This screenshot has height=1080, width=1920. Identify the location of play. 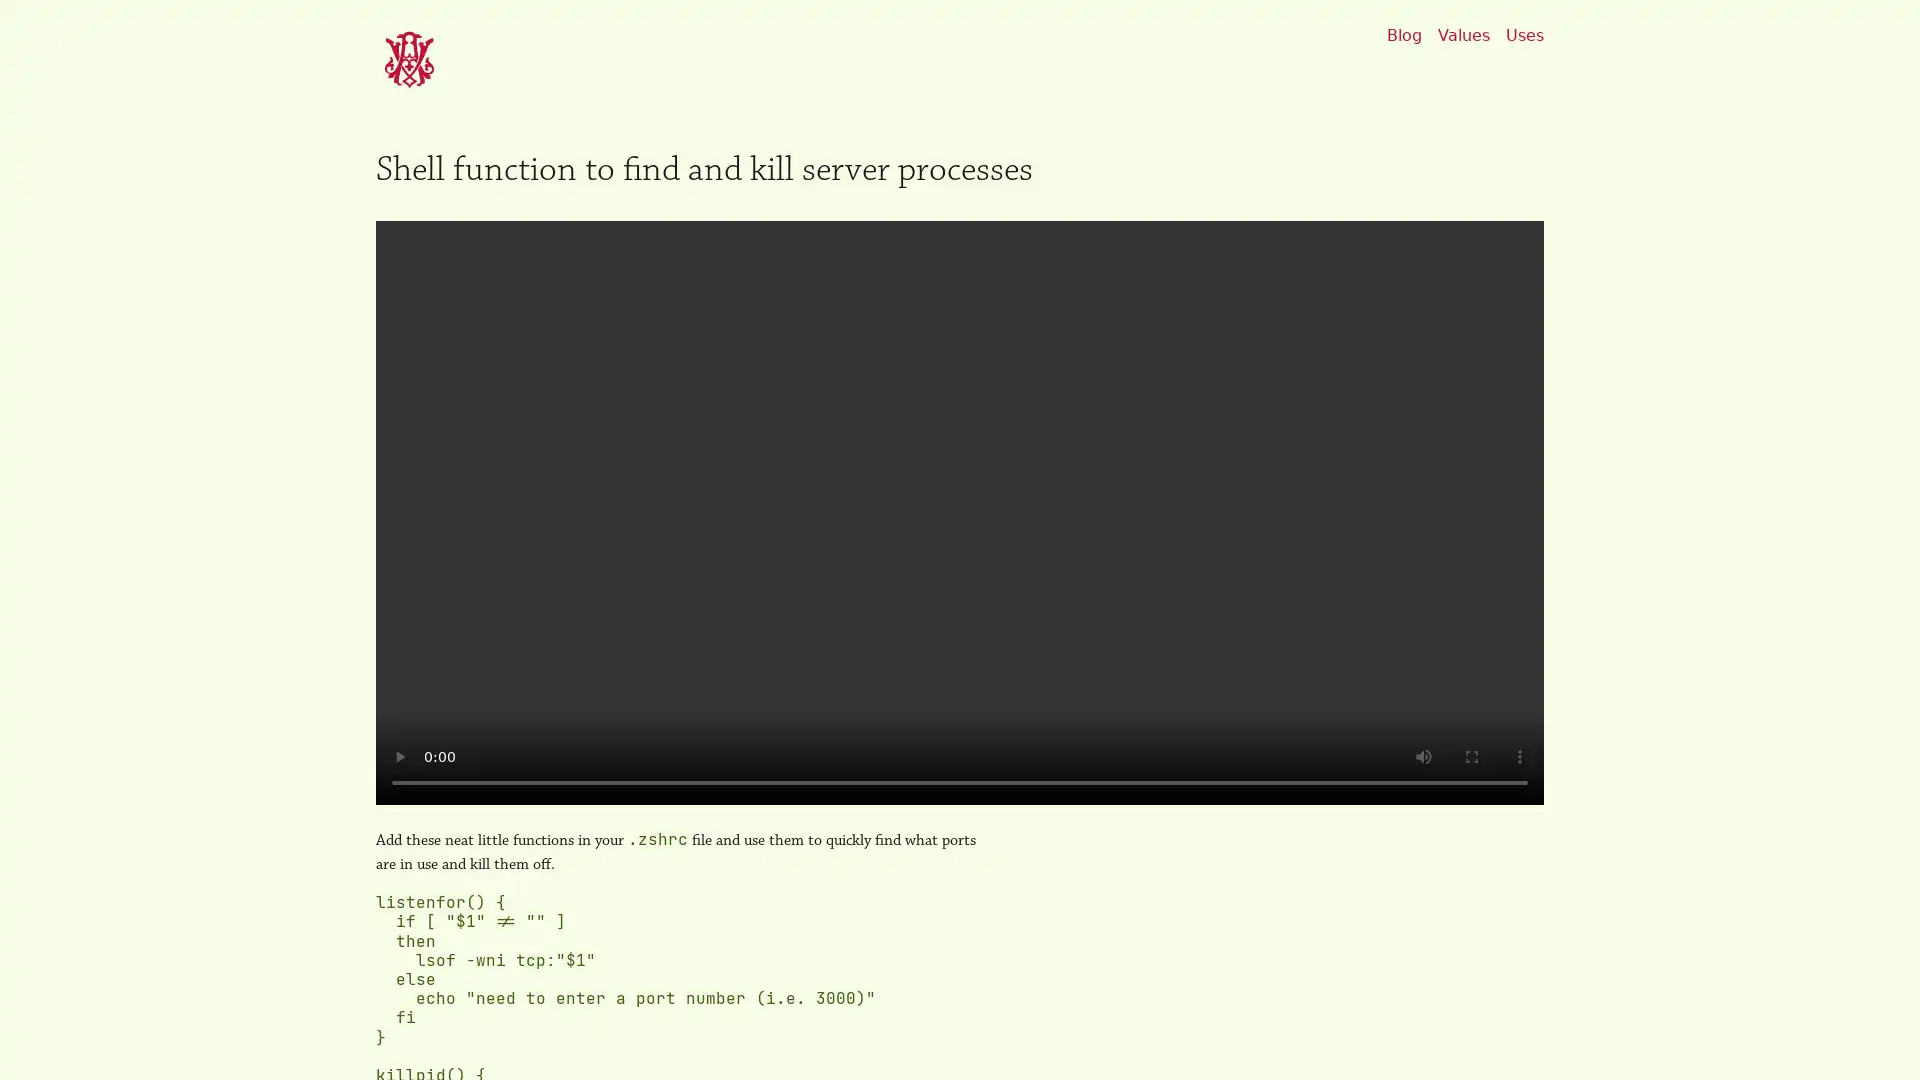
(399, 756).